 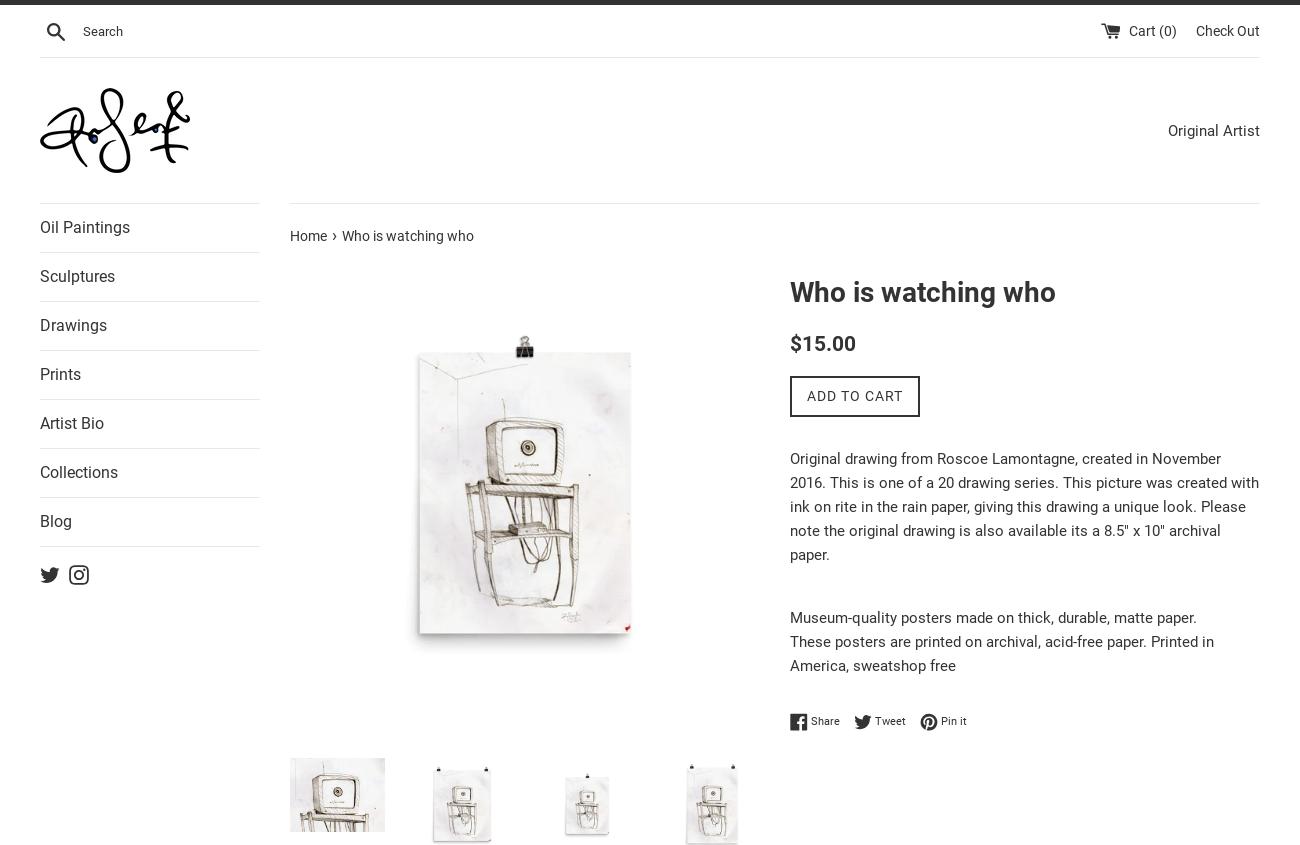 What do you see at coordinates (874, 719) in the screenshot?
I see `'Tweet'` at bounding box center [874, 719].